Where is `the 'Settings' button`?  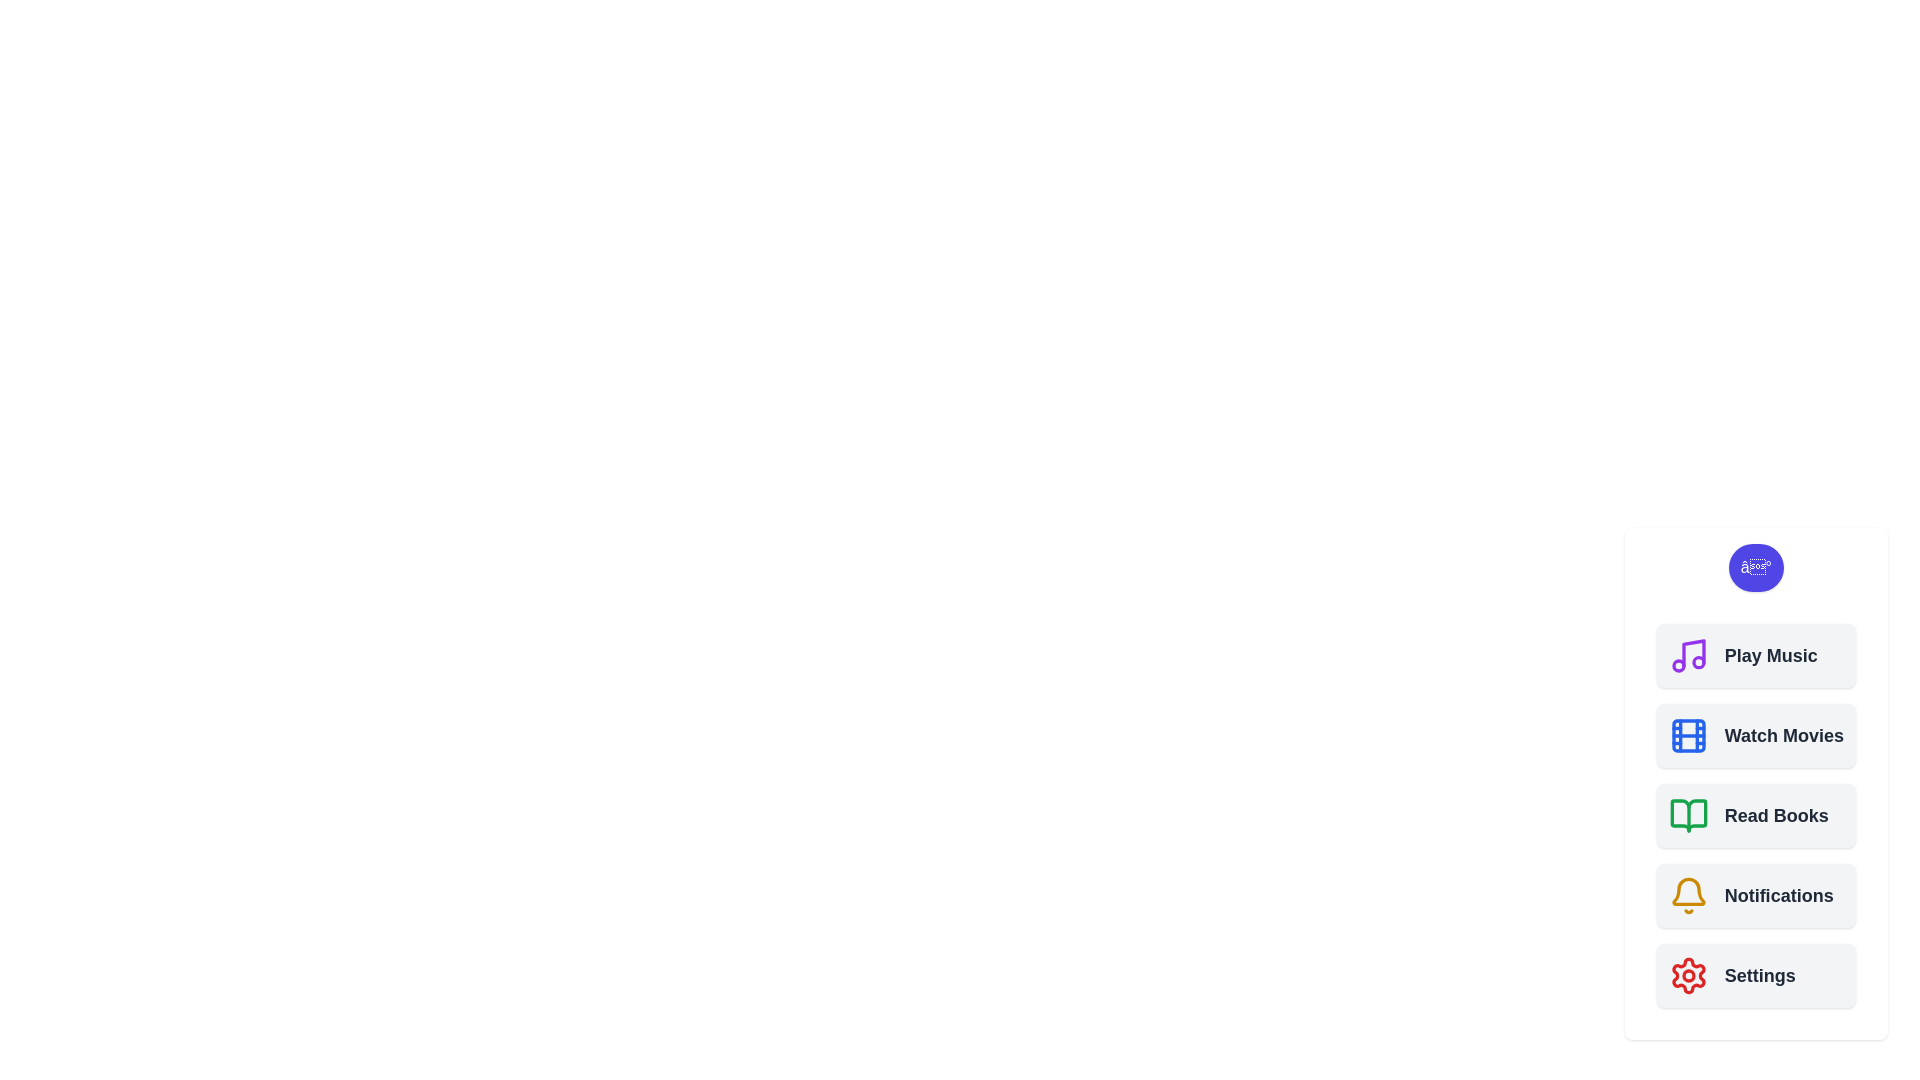
the 'Settings' button is located at coordinates (1755, 974).